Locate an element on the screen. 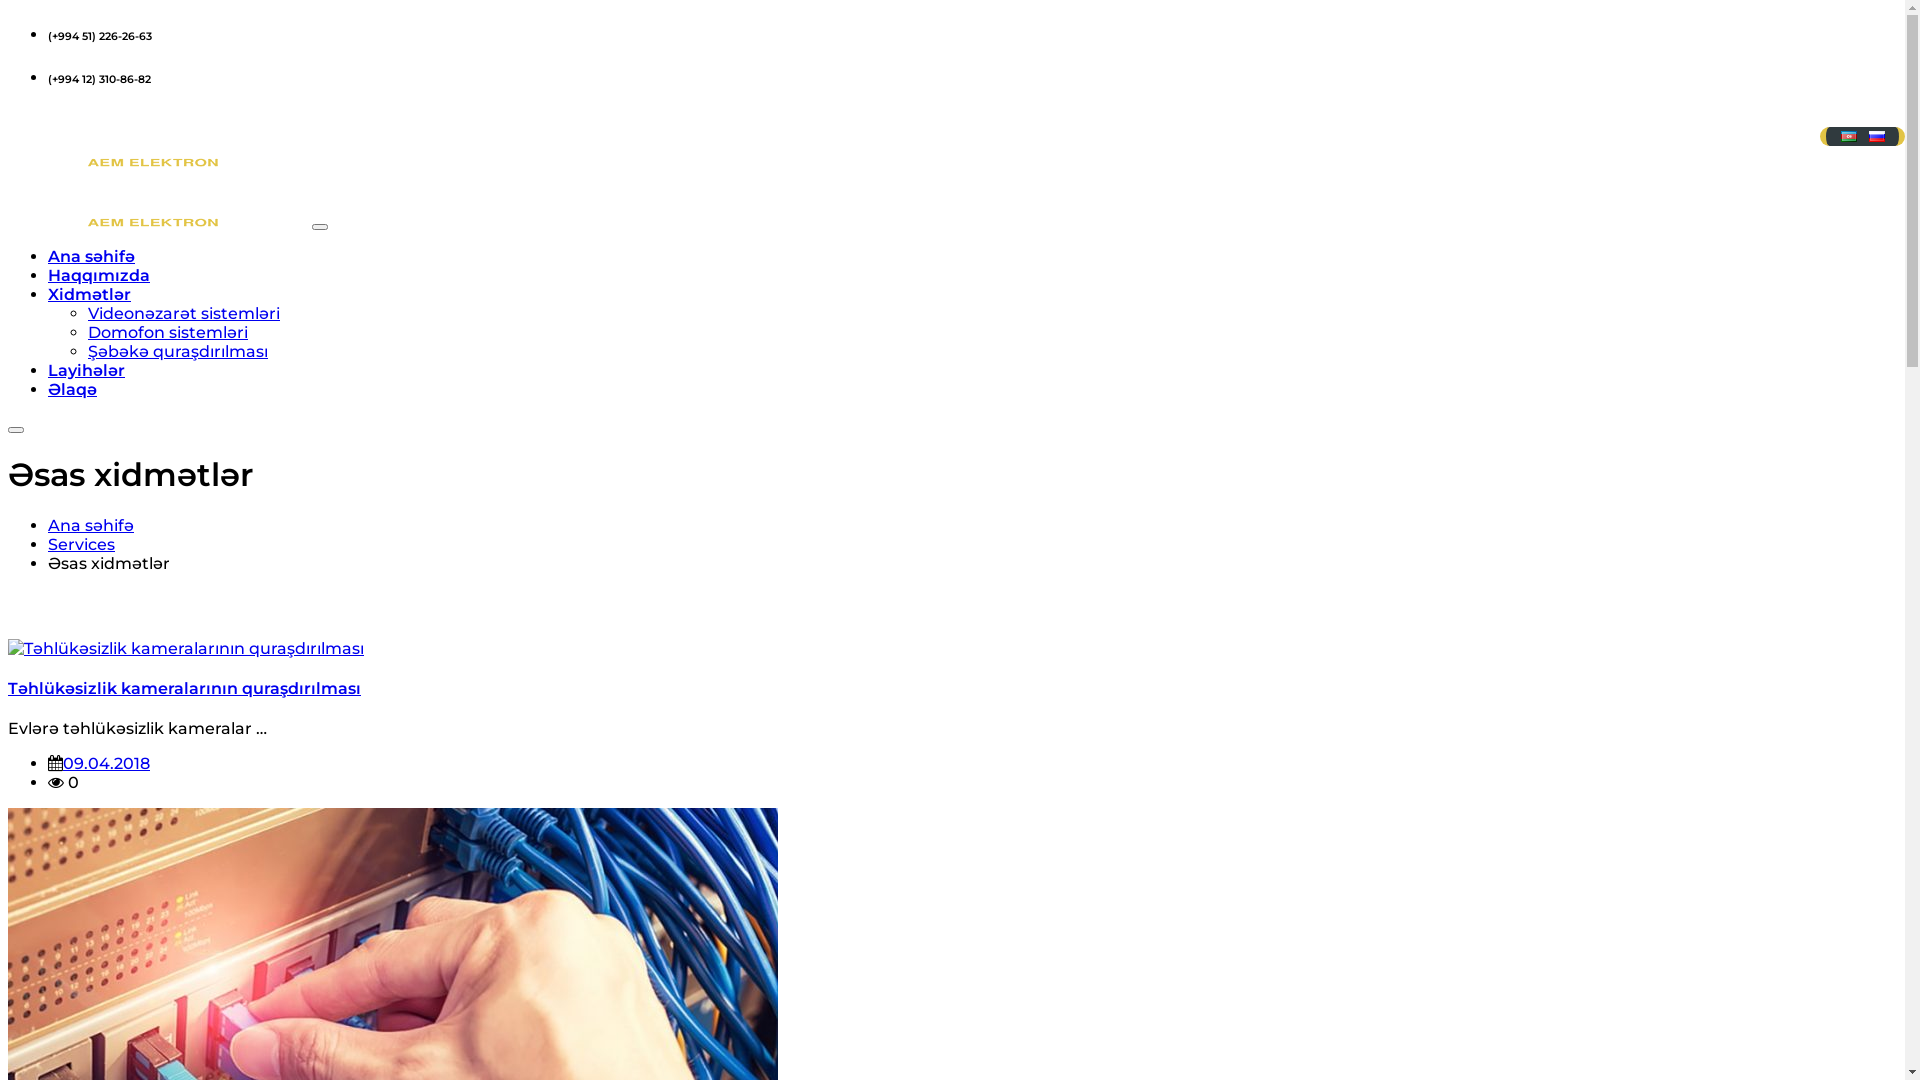 The height and width of the screenshot is (1080, 1920). 'Services' is located at coordinates (80, 544).